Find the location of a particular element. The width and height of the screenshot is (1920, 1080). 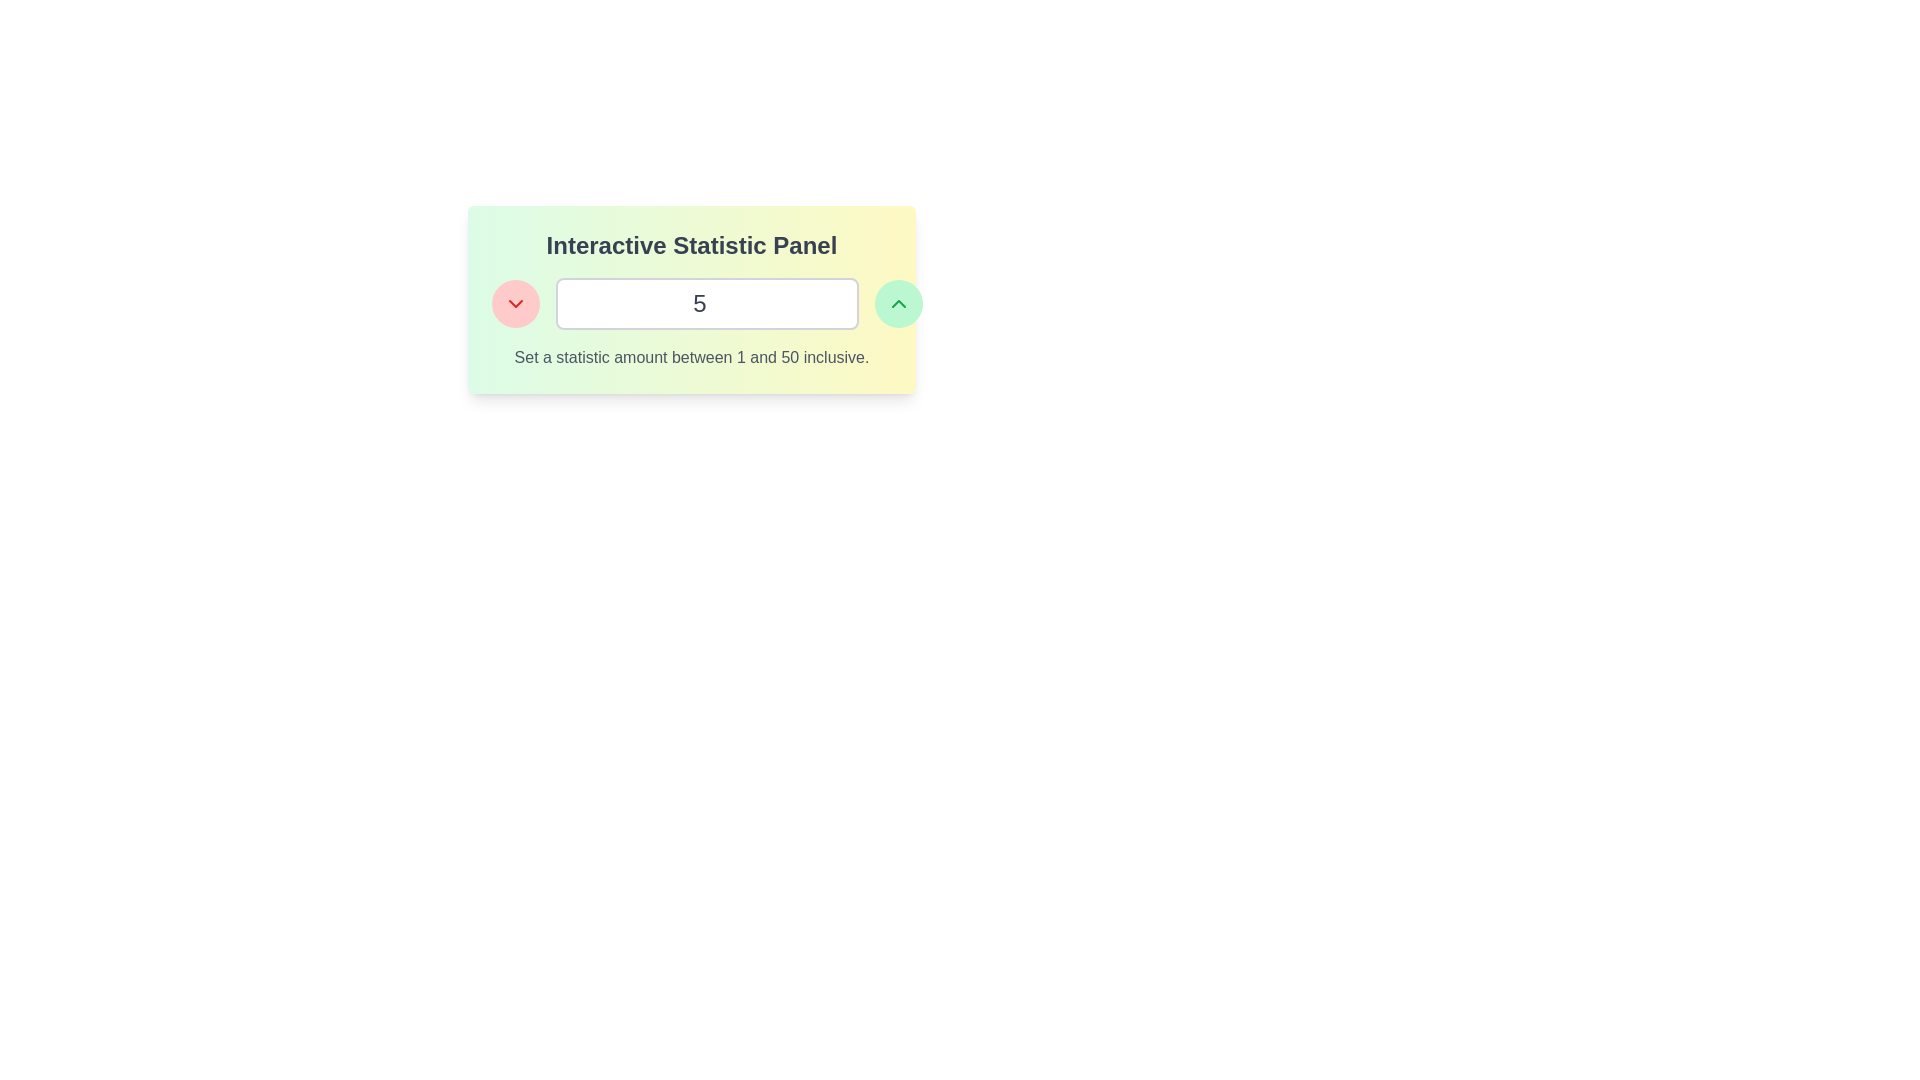

the dropdown indicator icon located within the rounded button on the left of the interactive statistic panel is located at coordinates (515, 304).